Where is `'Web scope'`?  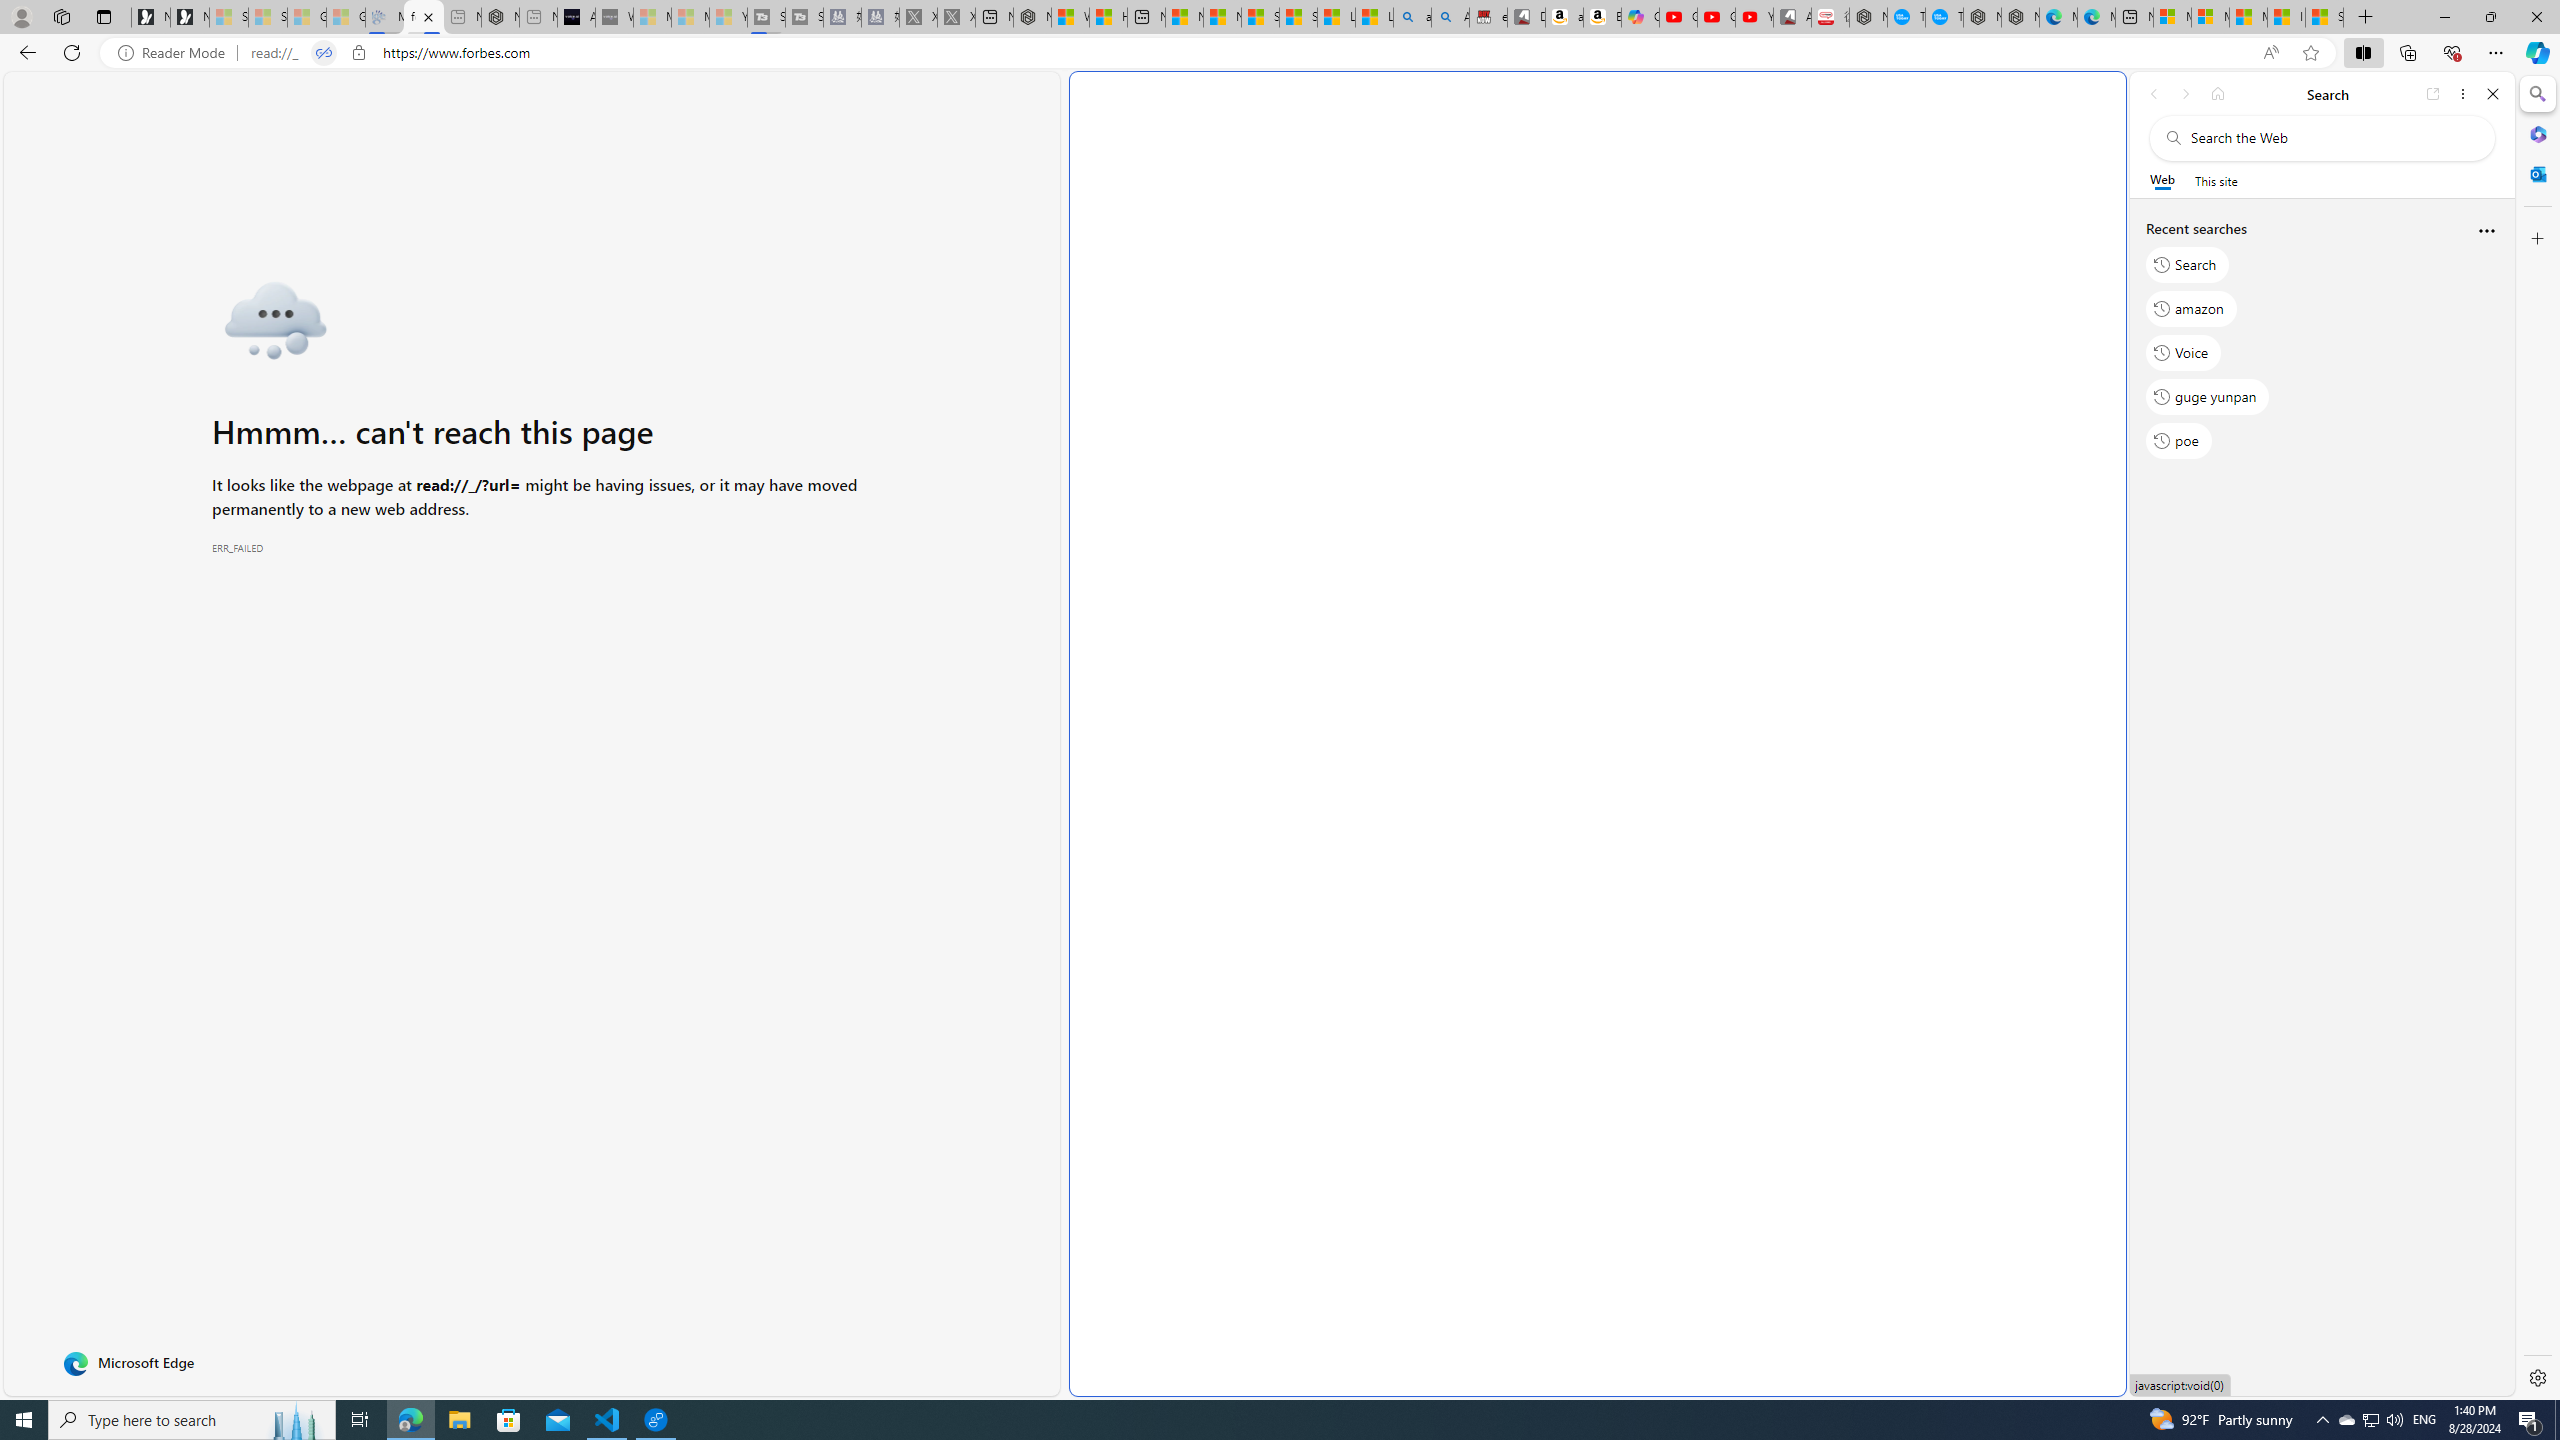
'Web scope' is located at coordinates (2162, 180).